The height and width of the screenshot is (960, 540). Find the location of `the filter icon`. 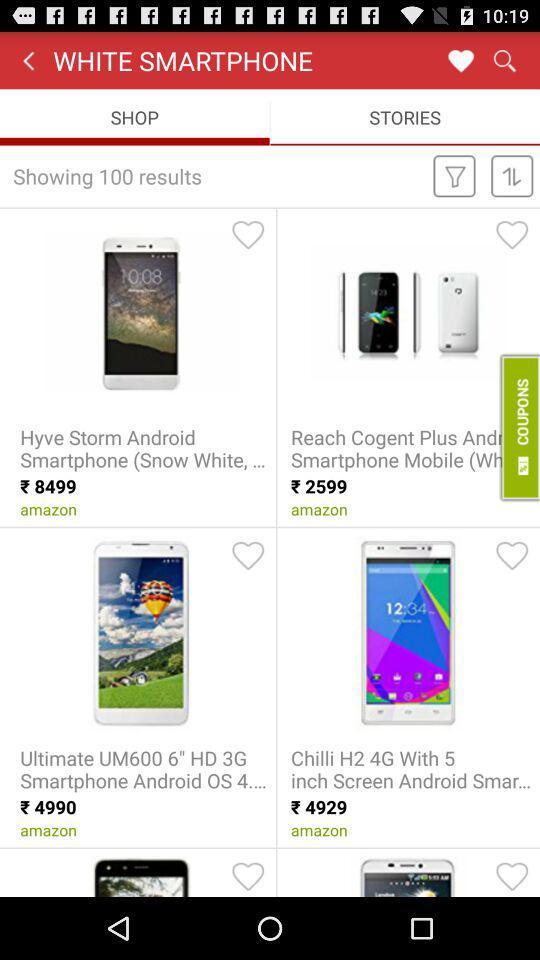

the filter icon is located at coordinates (454, 188).